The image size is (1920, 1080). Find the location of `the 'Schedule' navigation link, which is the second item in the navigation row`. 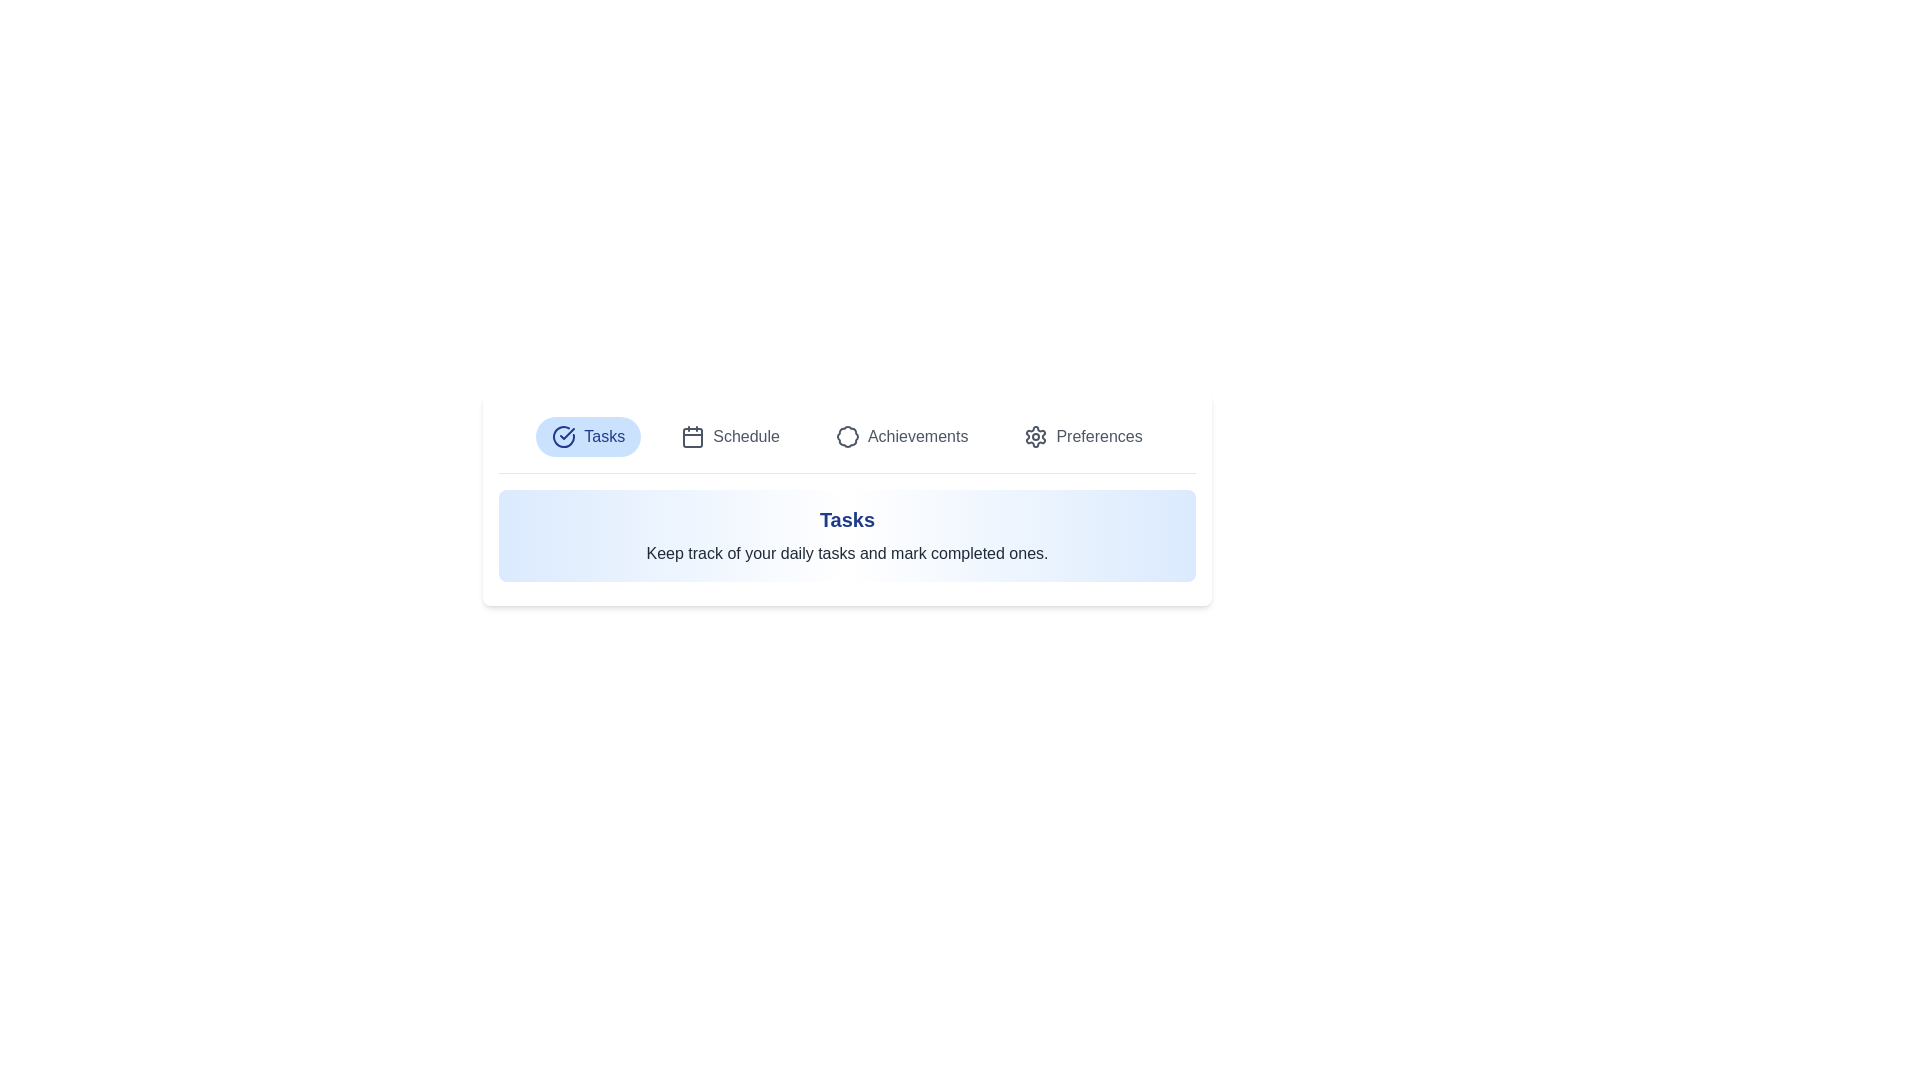

the 'Schedule' navigation link, which is the second item in the navigation row is located at coordinates (745, 435).